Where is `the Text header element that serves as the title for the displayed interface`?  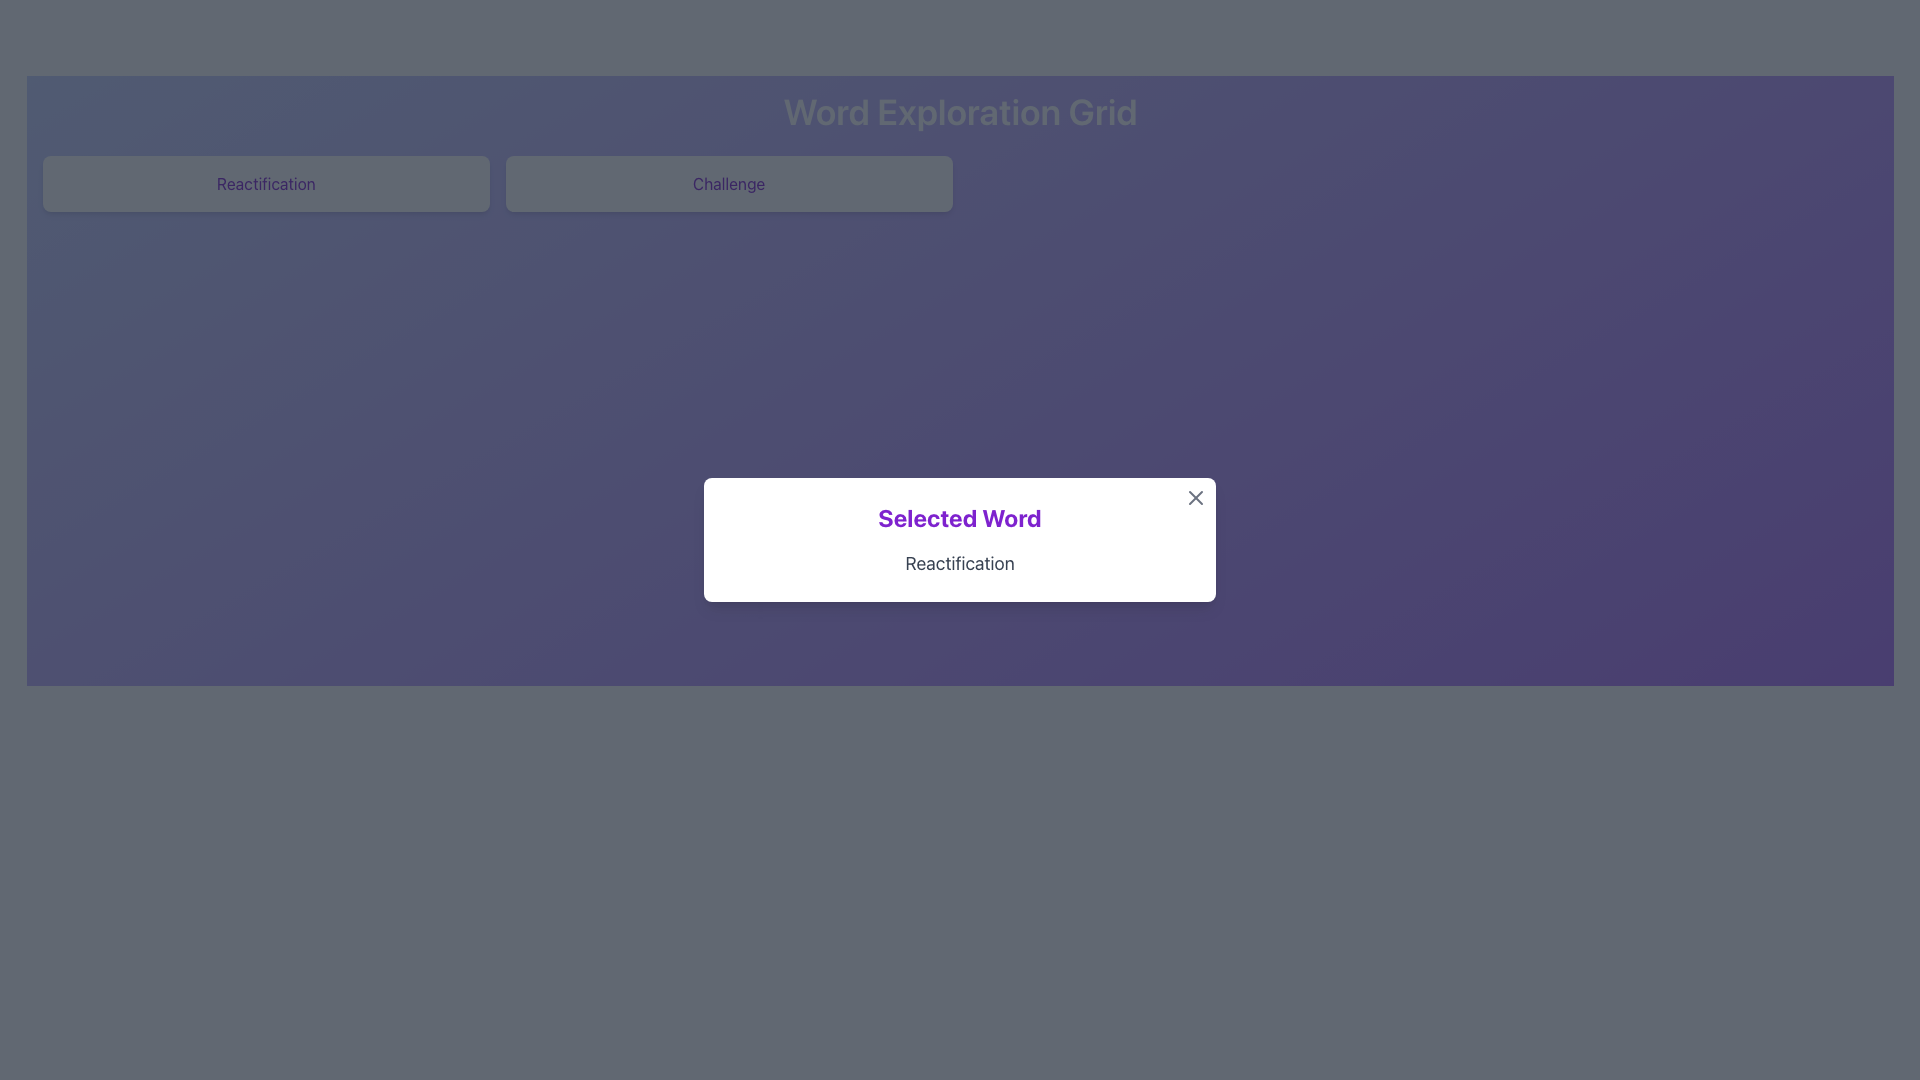 the Text header element that serves as the title for the displayed interface is located at coordinates (960, 111).